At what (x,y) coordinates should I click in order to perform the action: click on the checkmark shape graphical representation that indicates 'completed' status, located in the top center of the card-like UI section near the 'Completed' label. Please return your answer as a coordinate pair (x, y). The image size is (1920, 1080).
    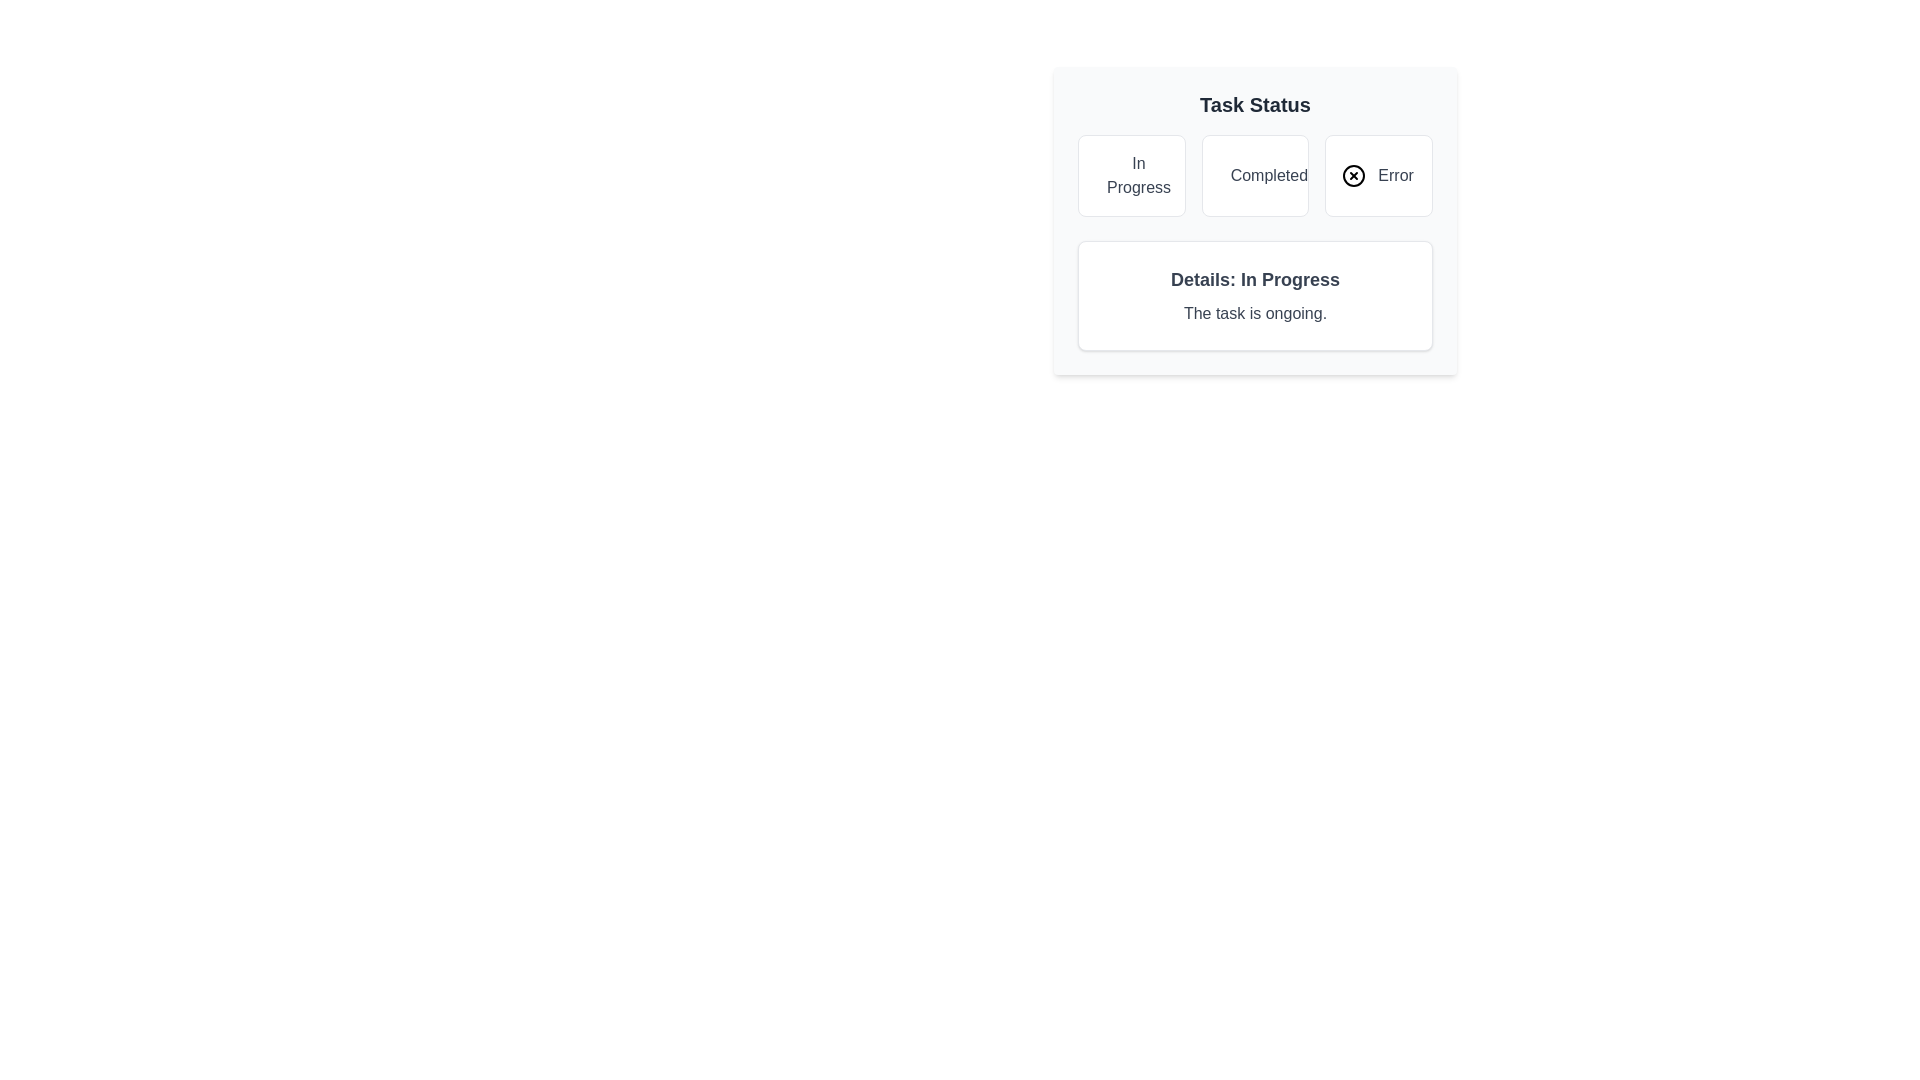
    Looking at the image, I should click on (1233, 172).